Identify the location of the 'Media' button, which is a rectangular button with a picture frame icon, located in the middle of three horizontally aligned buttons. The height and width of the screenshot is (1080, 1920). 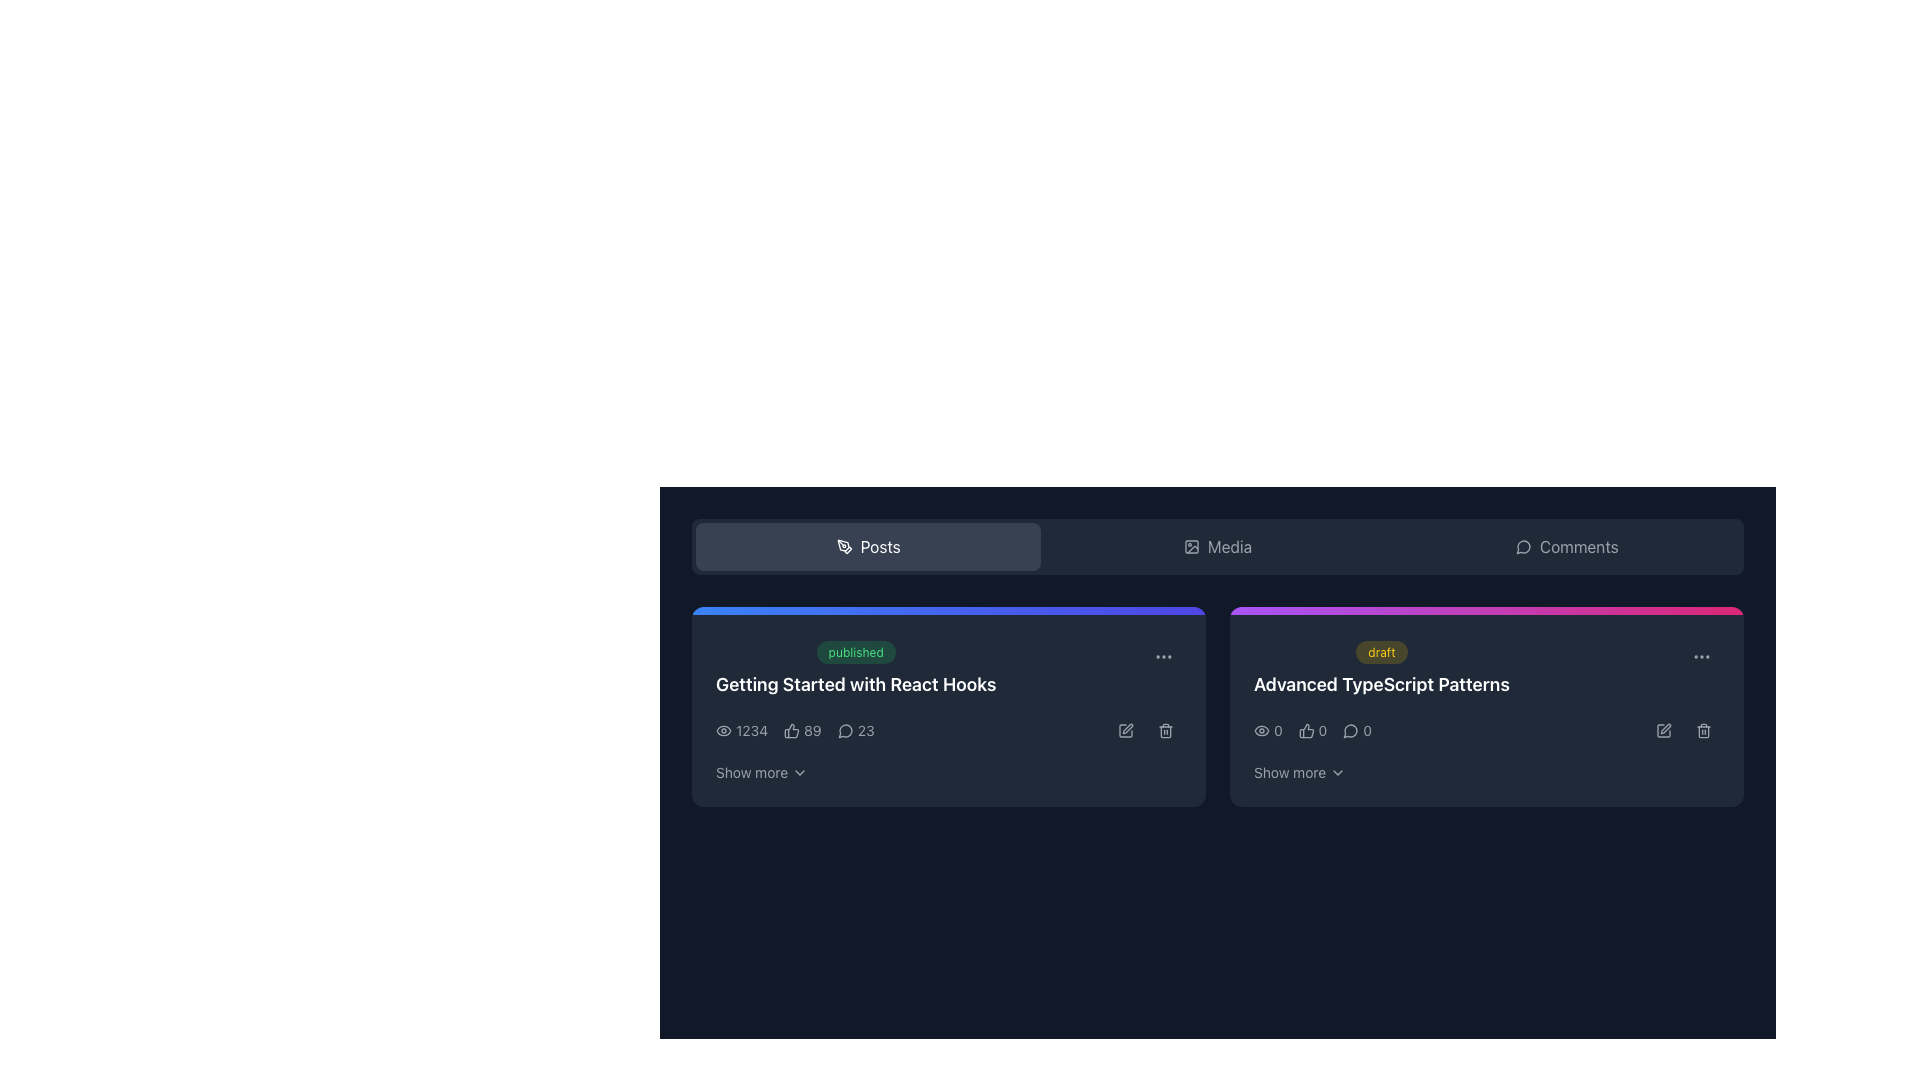
(1217, 547).